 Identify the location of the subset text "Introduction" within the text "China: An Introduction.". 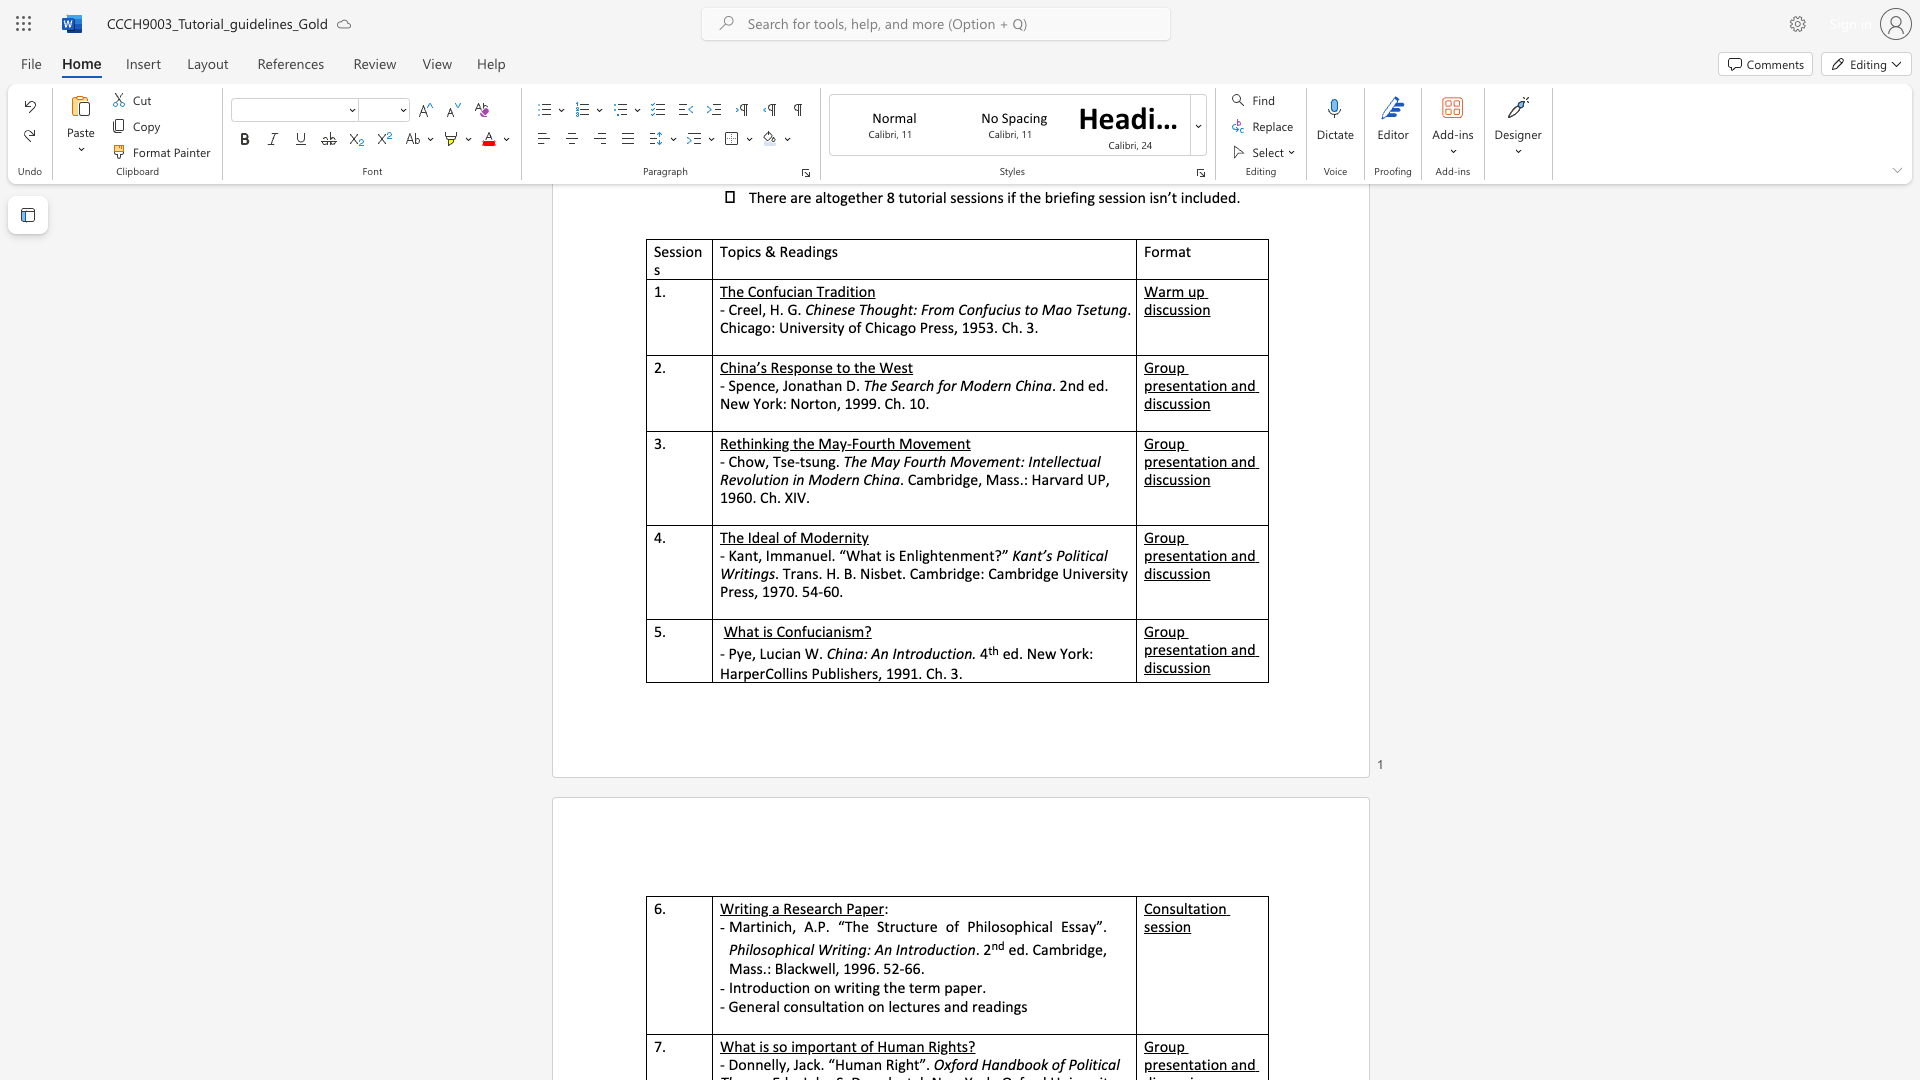
(891, 654).